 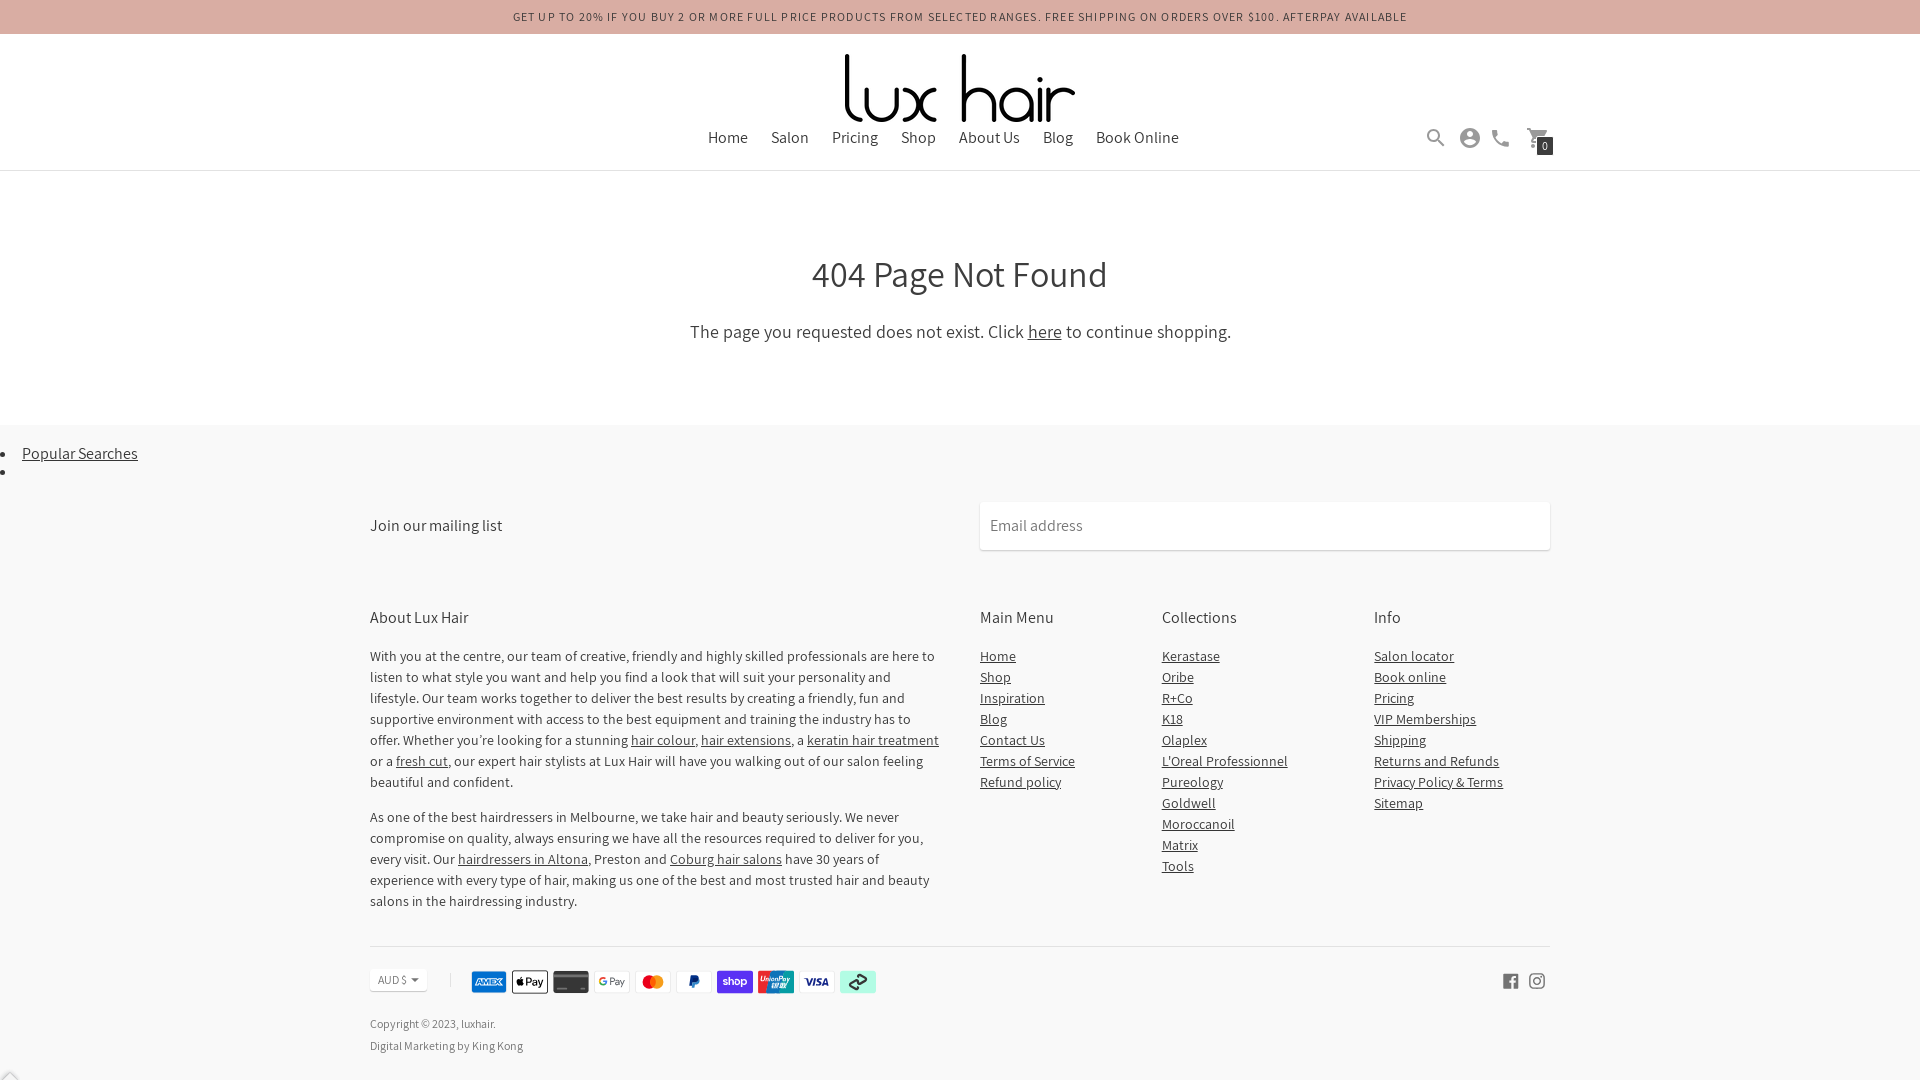 What do you see at coordinates (1223, 760) in the screenshot?
I see `'L'Oreal Professionnel'` at bounding box center [1223, 760].